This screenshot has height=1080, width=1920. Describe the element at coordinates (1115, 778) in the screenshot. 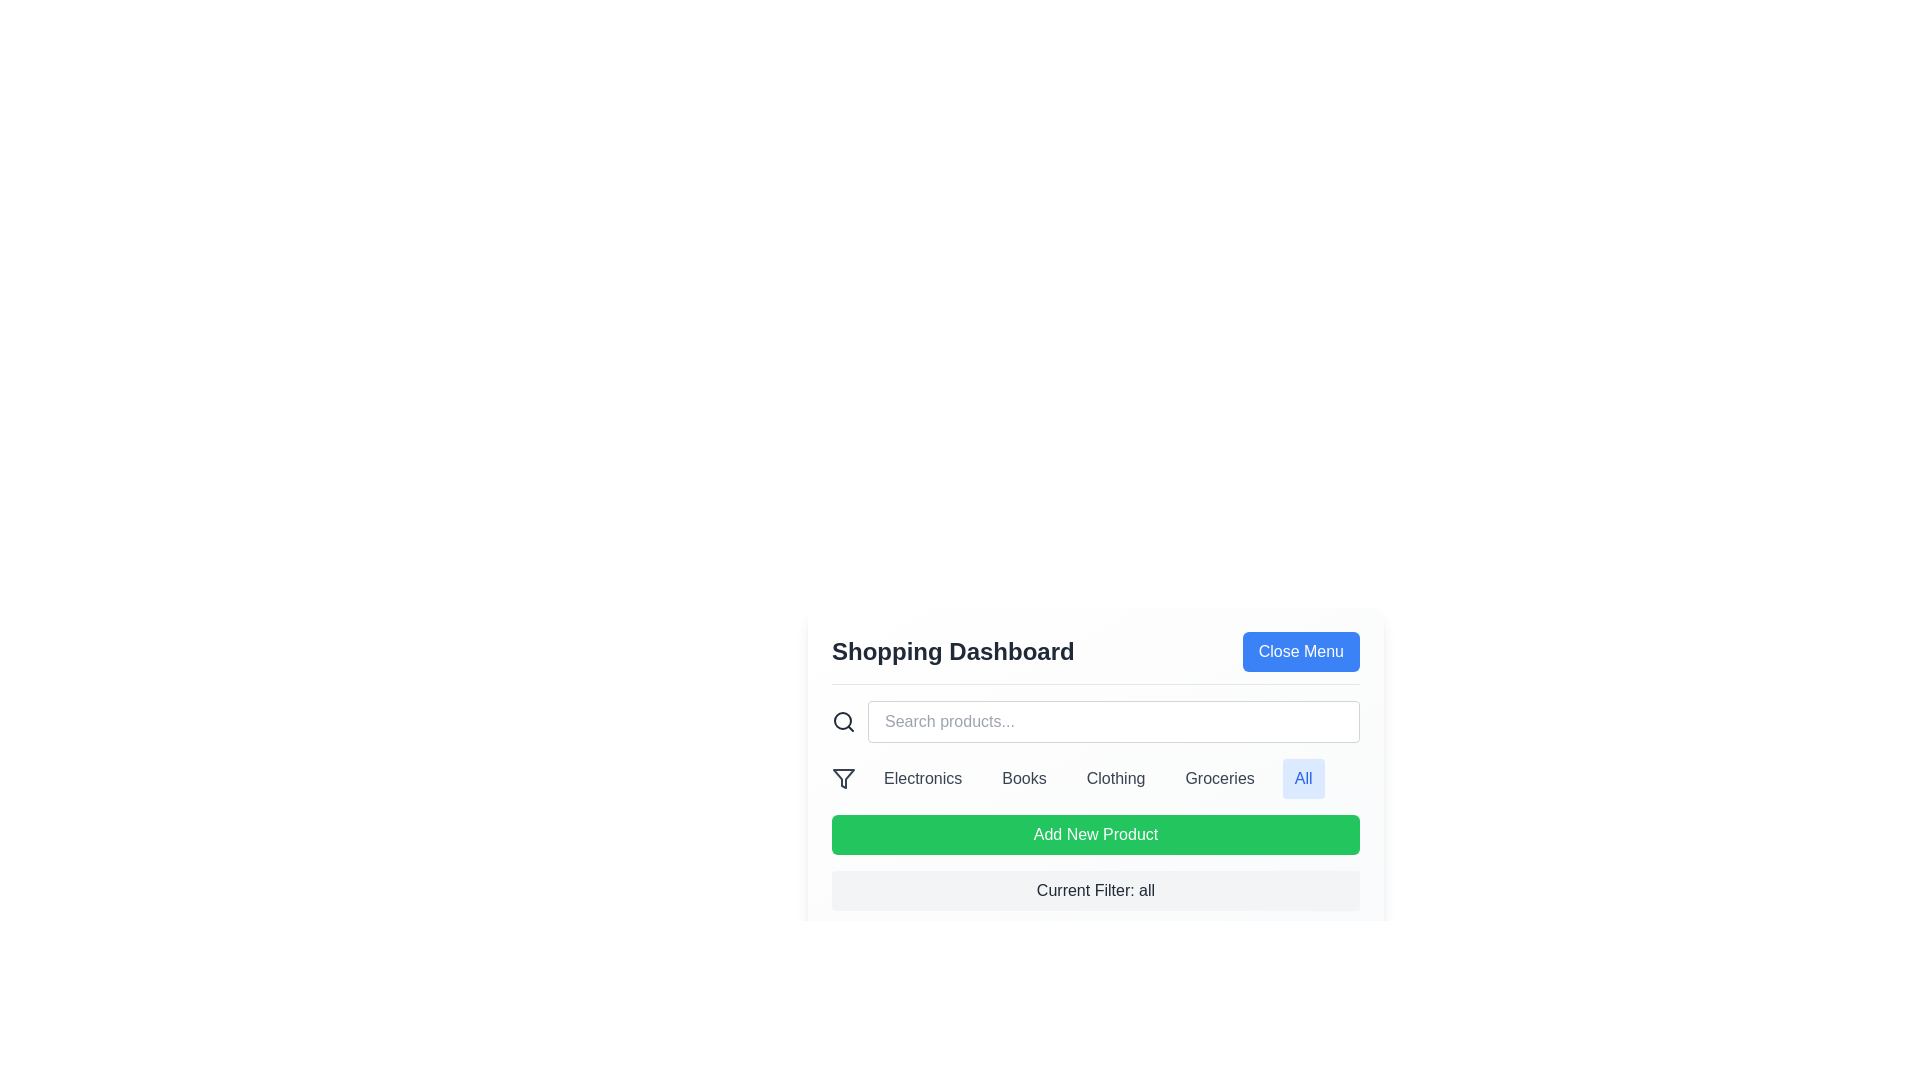

I see `the 'Clothing' selection button in the horizontal navigation menu to filter or navigate to the Clothing section` at that location.